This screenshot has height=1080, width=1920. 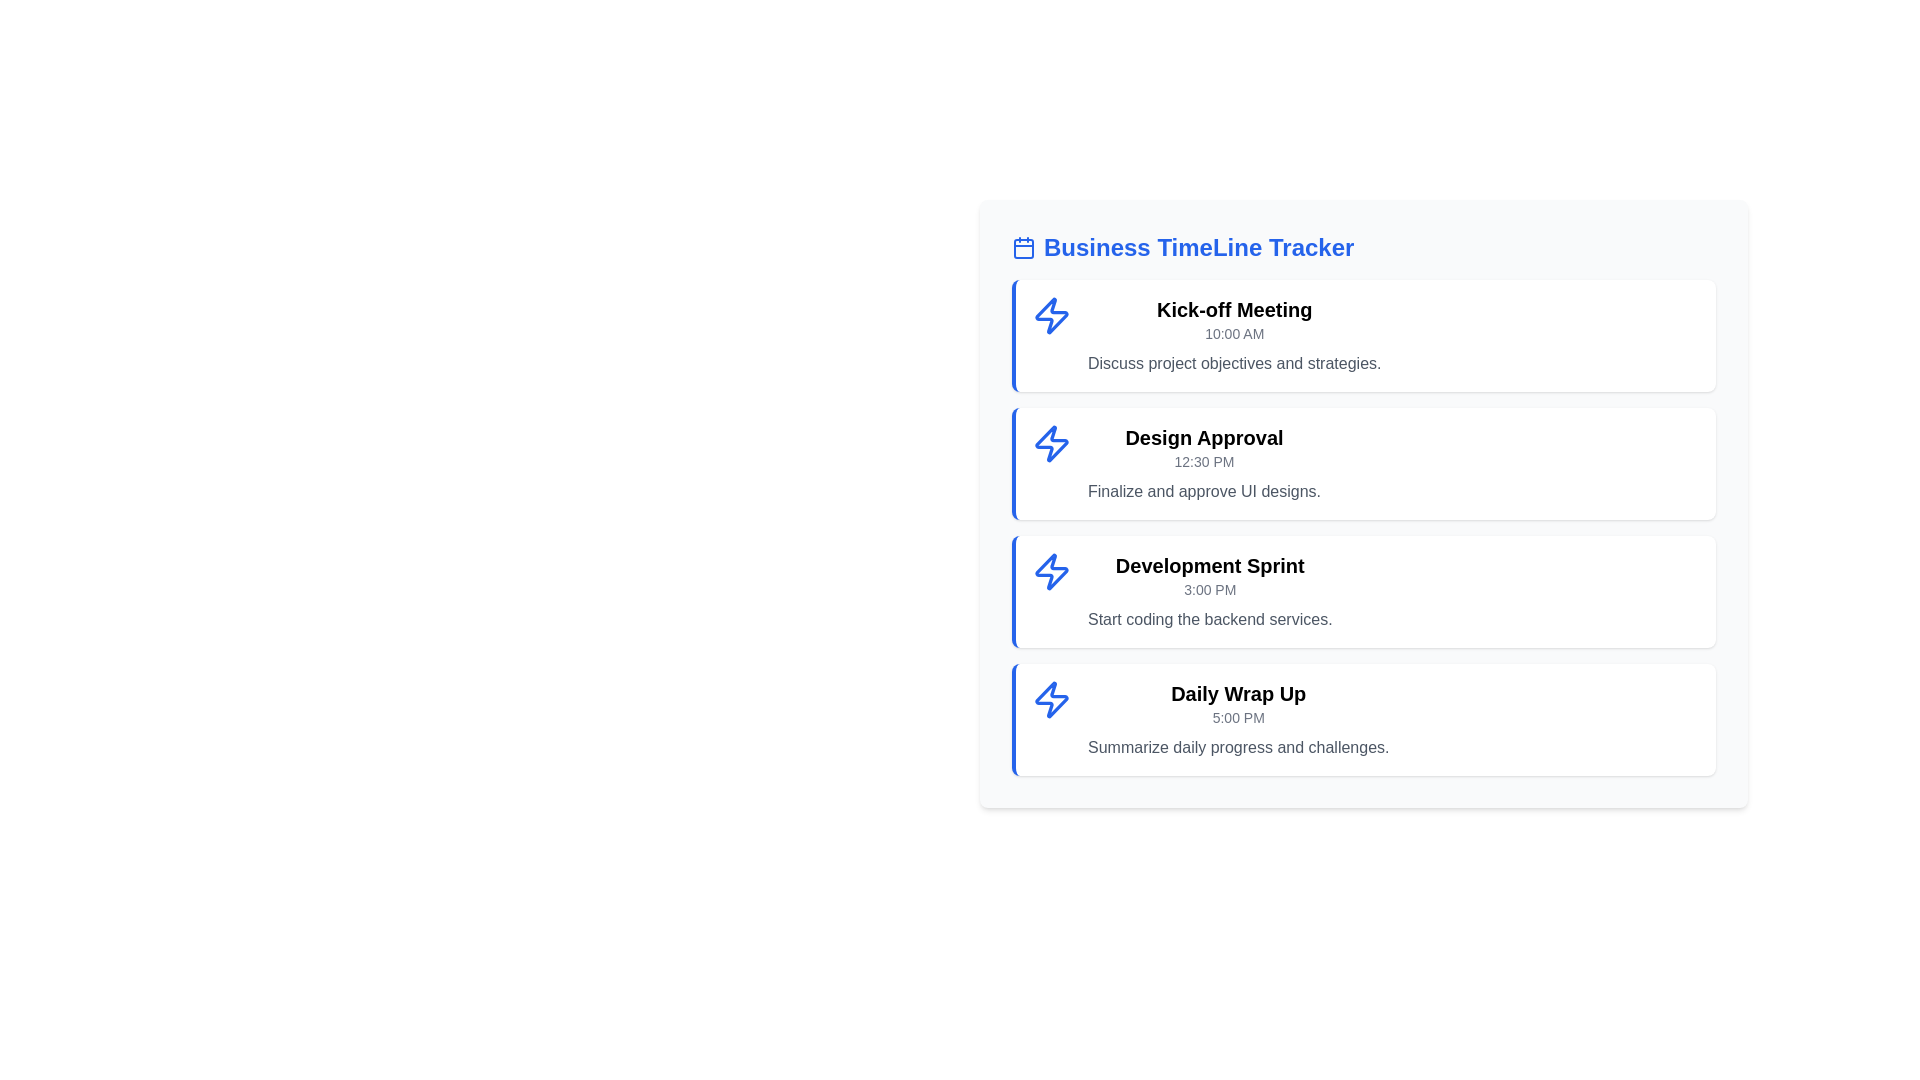 I want to click on the icon representing the 'Design Approval' task in the Business TimeLine Tracker, located on the left side of the second task card, so click(x=1050, y=442).